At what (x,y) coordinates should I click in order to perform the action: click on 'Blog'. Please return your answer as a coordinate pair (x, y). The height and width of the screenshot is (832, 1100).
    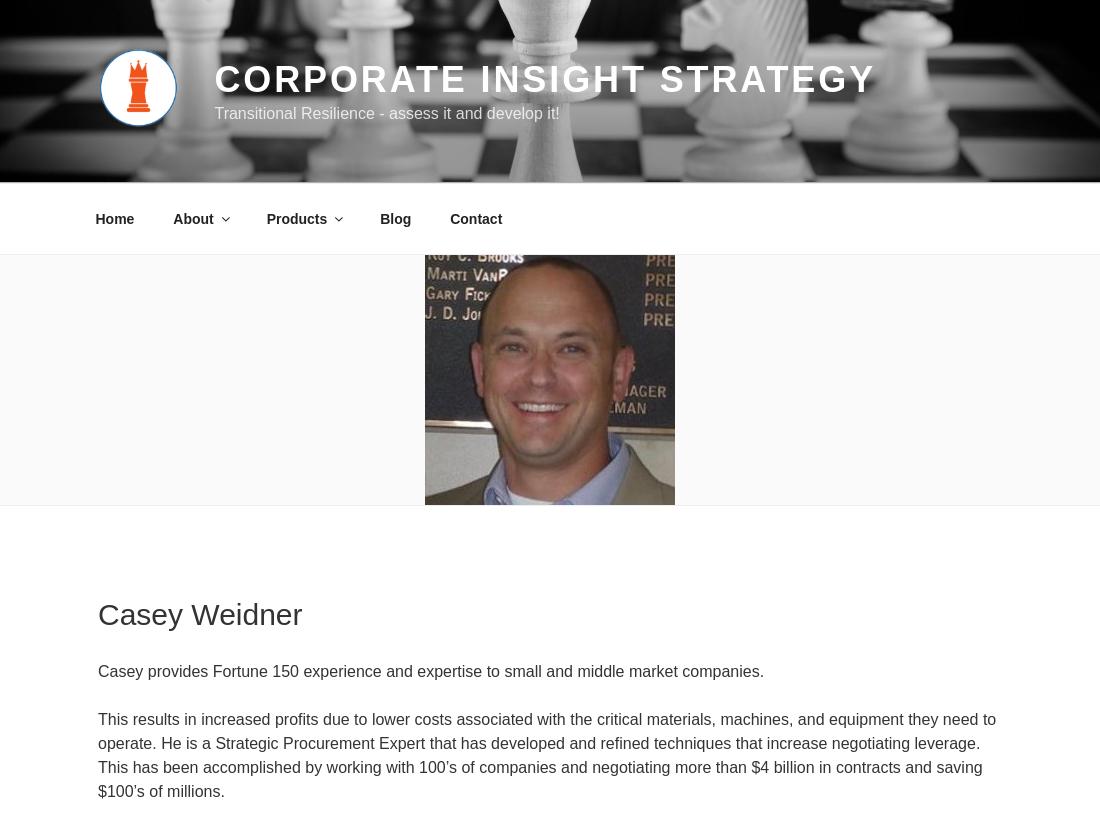
    Looking at the image, I should click on (380, 217).